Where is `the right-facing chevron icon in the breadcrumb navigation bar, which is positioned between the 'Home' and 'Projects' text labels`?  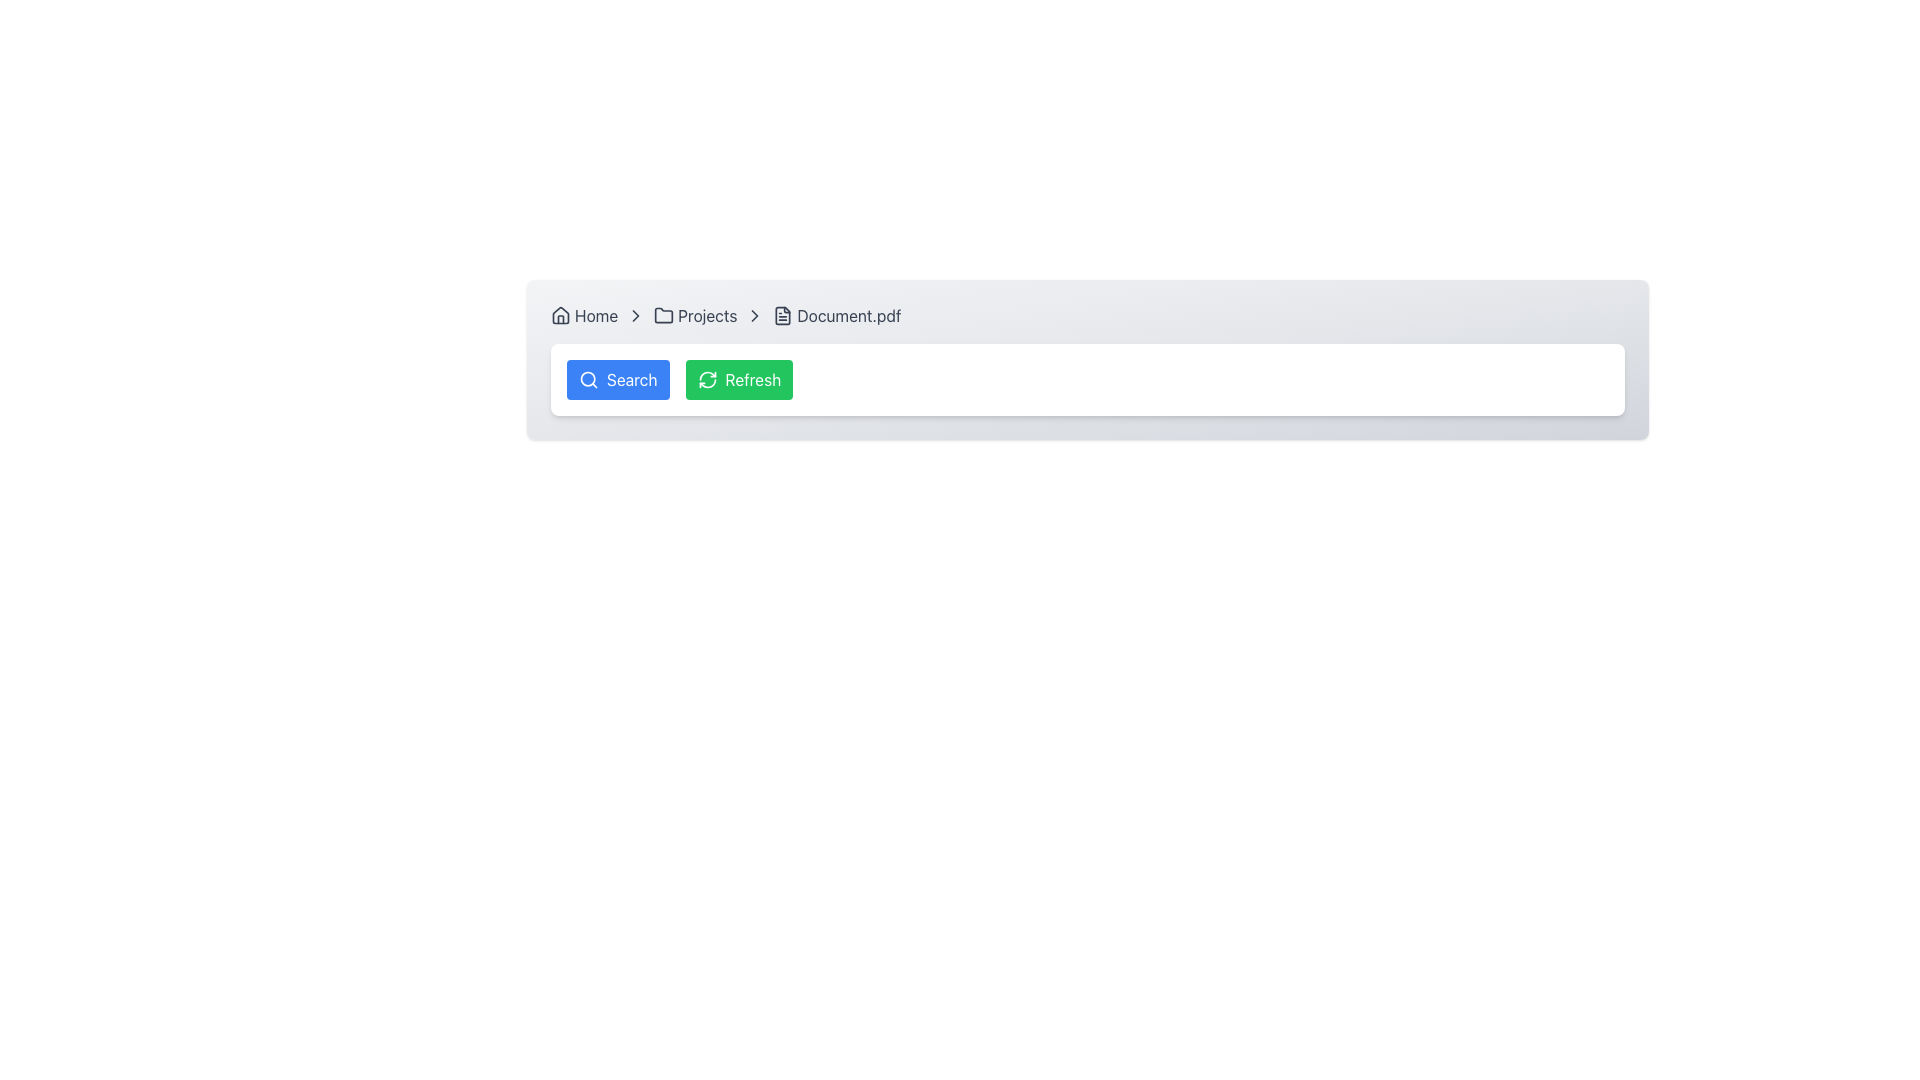
the right-facing chevron icon in the breadcrumb navigation bar, which is positioned between the 'Home' and 'Projects' text labels is located at coordinates (635, 315).